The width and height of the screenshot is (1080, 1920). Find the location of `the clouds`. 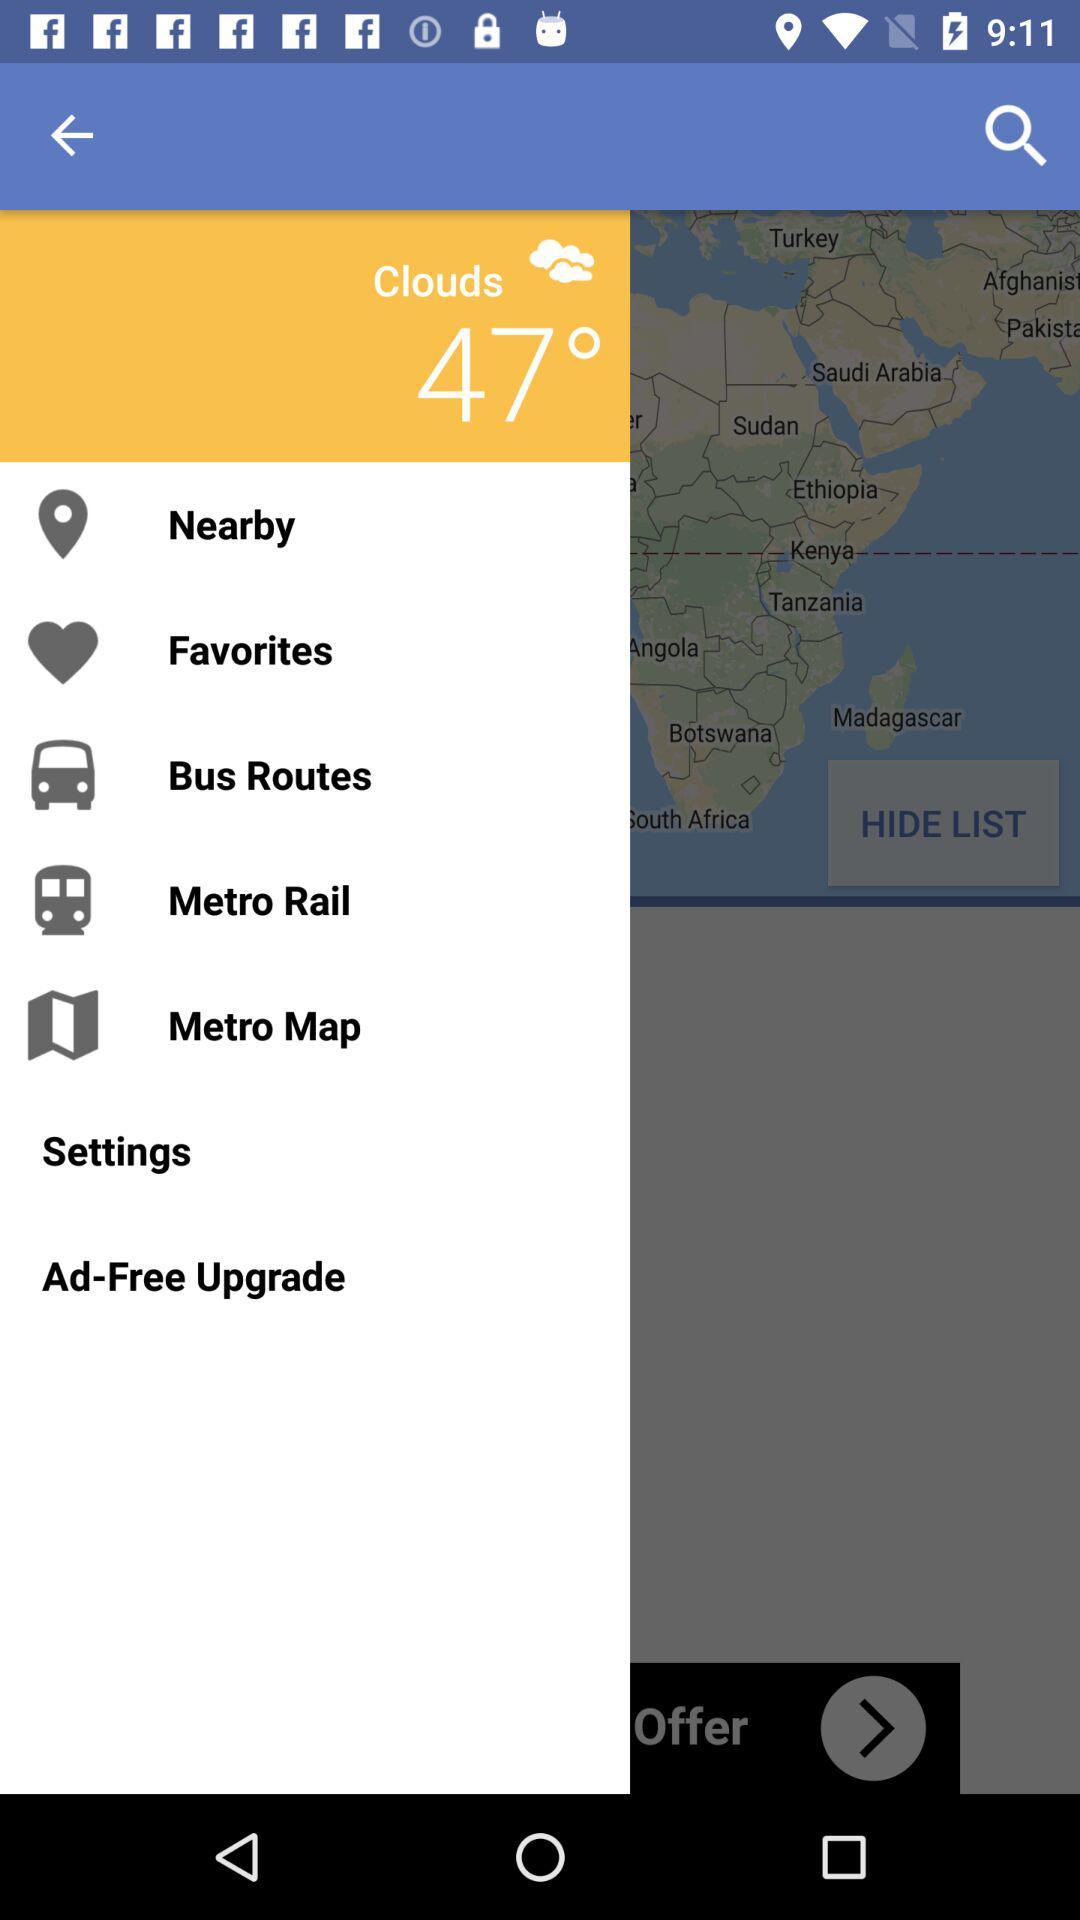

the clouds is located at coordinates (437, 278).